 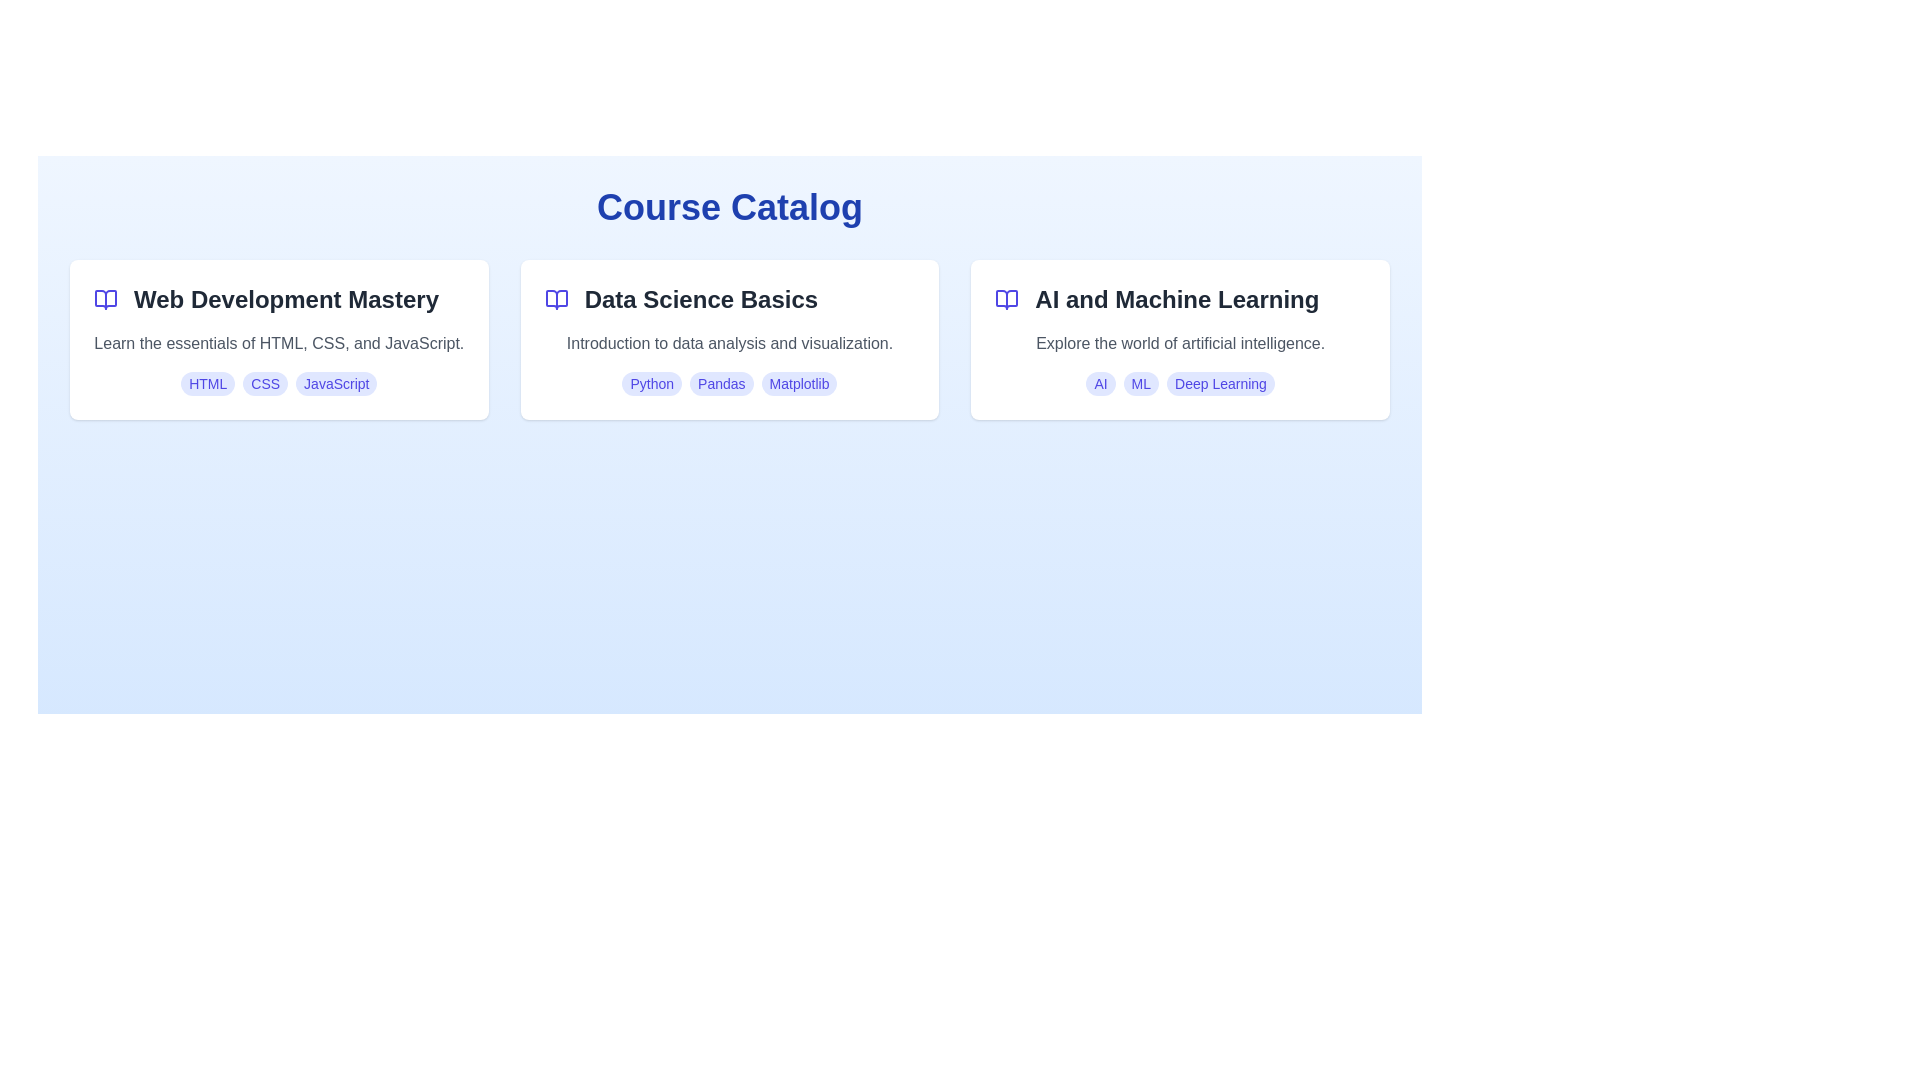 I want to click on the 'CSS' badge, which is a small, rounded rectangular tag with indigo text on a light indigo background, located in the 'Web Development Mastery' section between 'HTML' and 'JavaScript', so click(x=264, y=384).